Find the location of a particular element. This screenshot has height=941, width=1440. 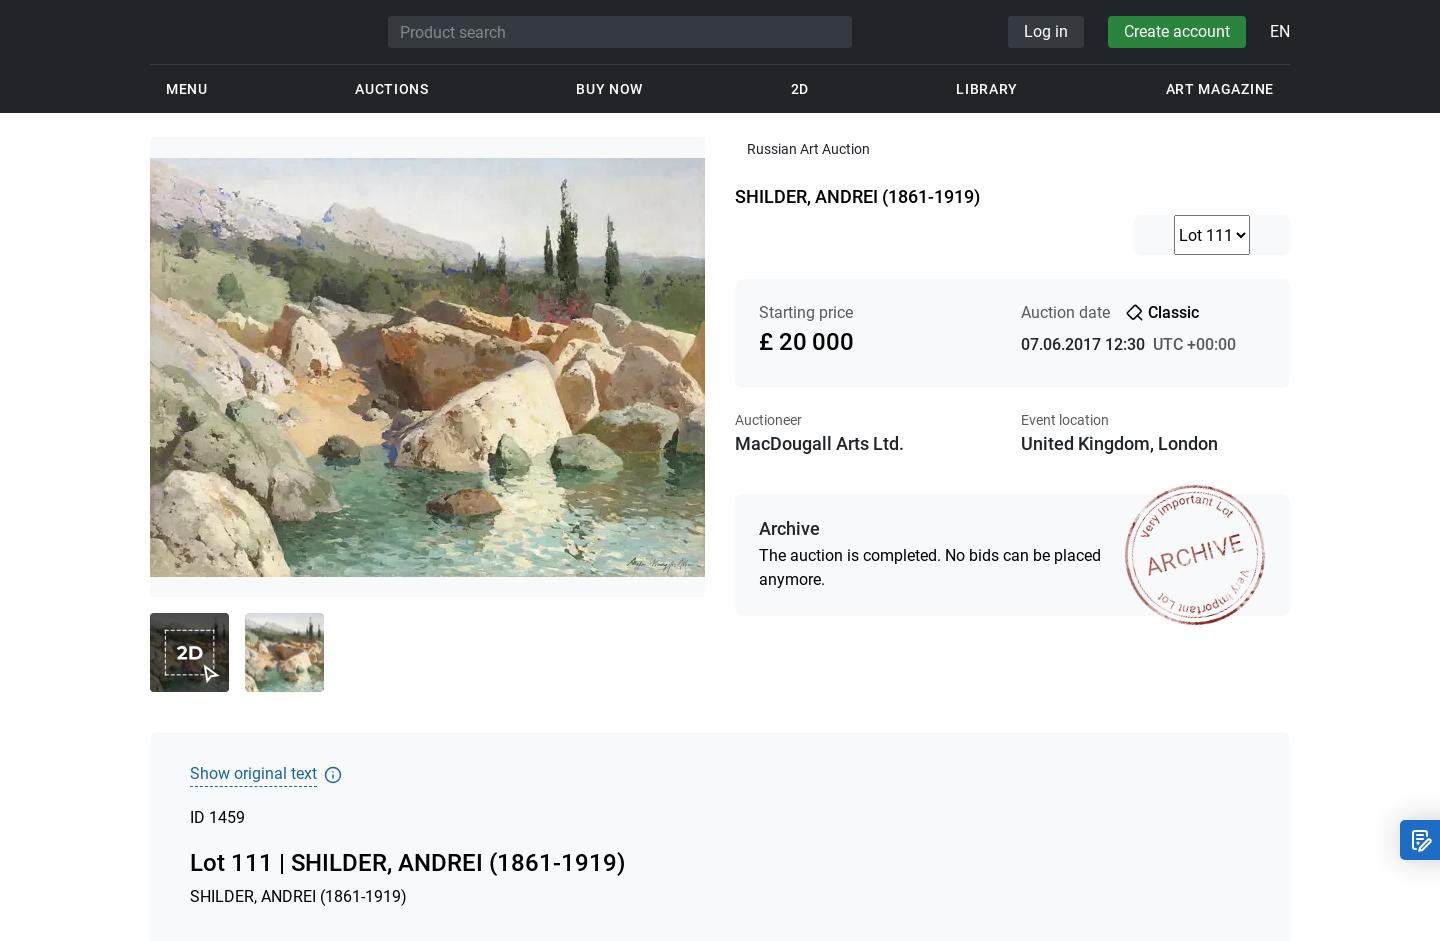

'UTC +00:00' is located at coordinates (1193, 343).